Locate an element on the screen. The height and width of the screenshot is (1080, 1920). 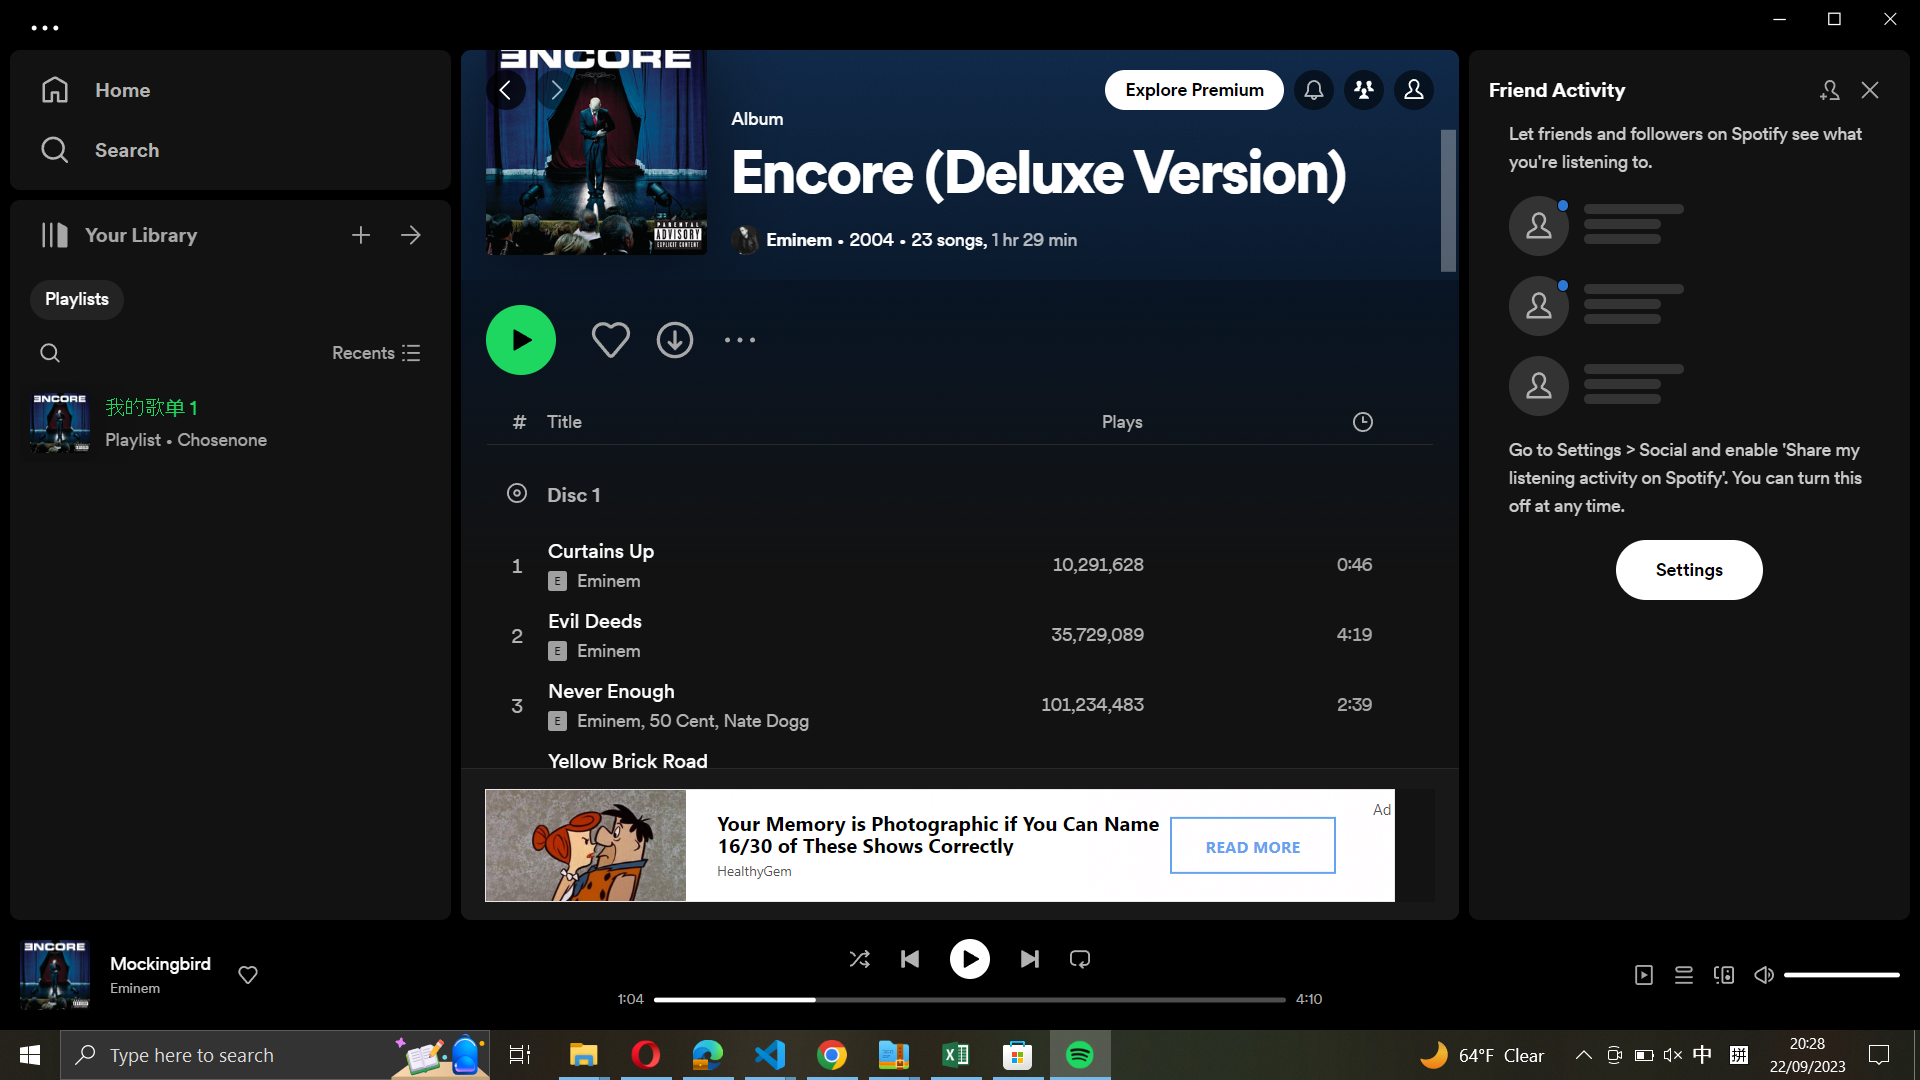
more options in the playlist is located at coordinates (738, 337).